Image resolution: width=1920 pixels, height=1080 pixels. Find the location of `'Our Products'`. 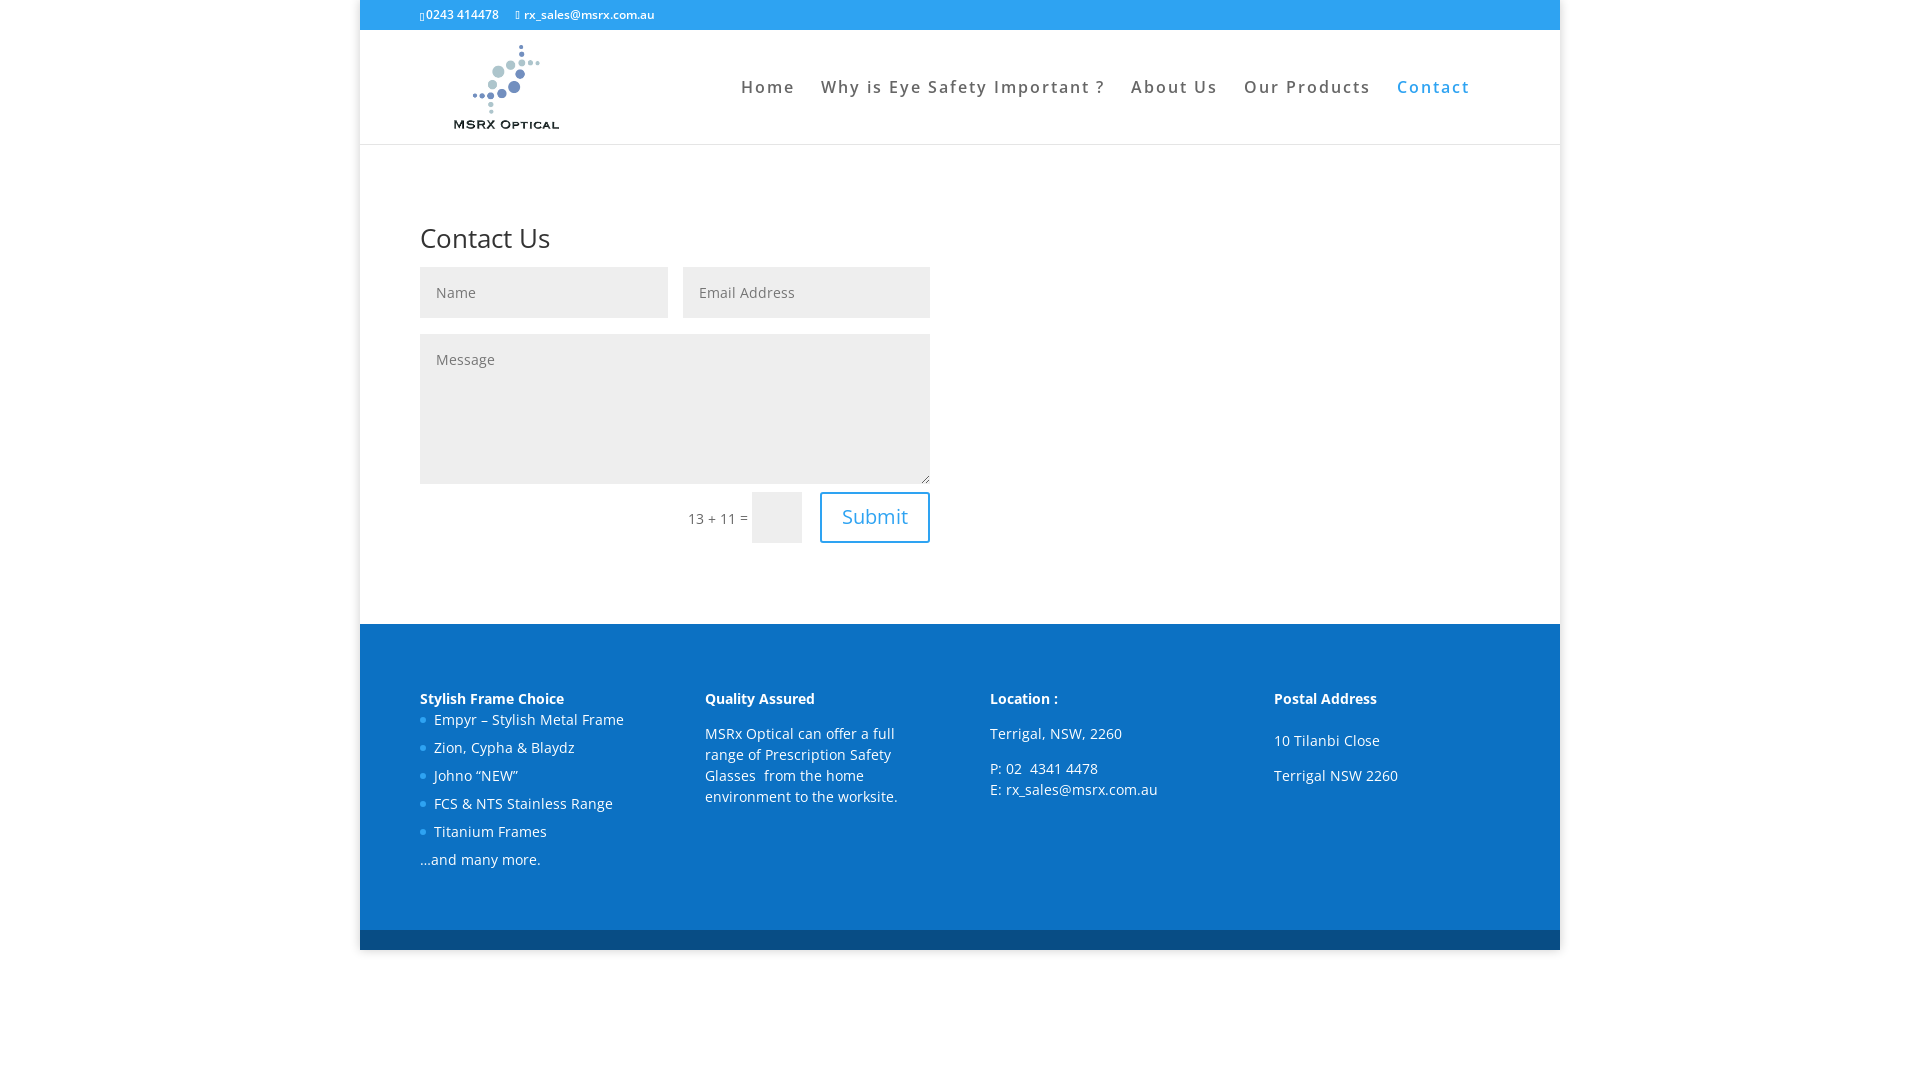

'Our Products' is located at coordinates (1307, 111).